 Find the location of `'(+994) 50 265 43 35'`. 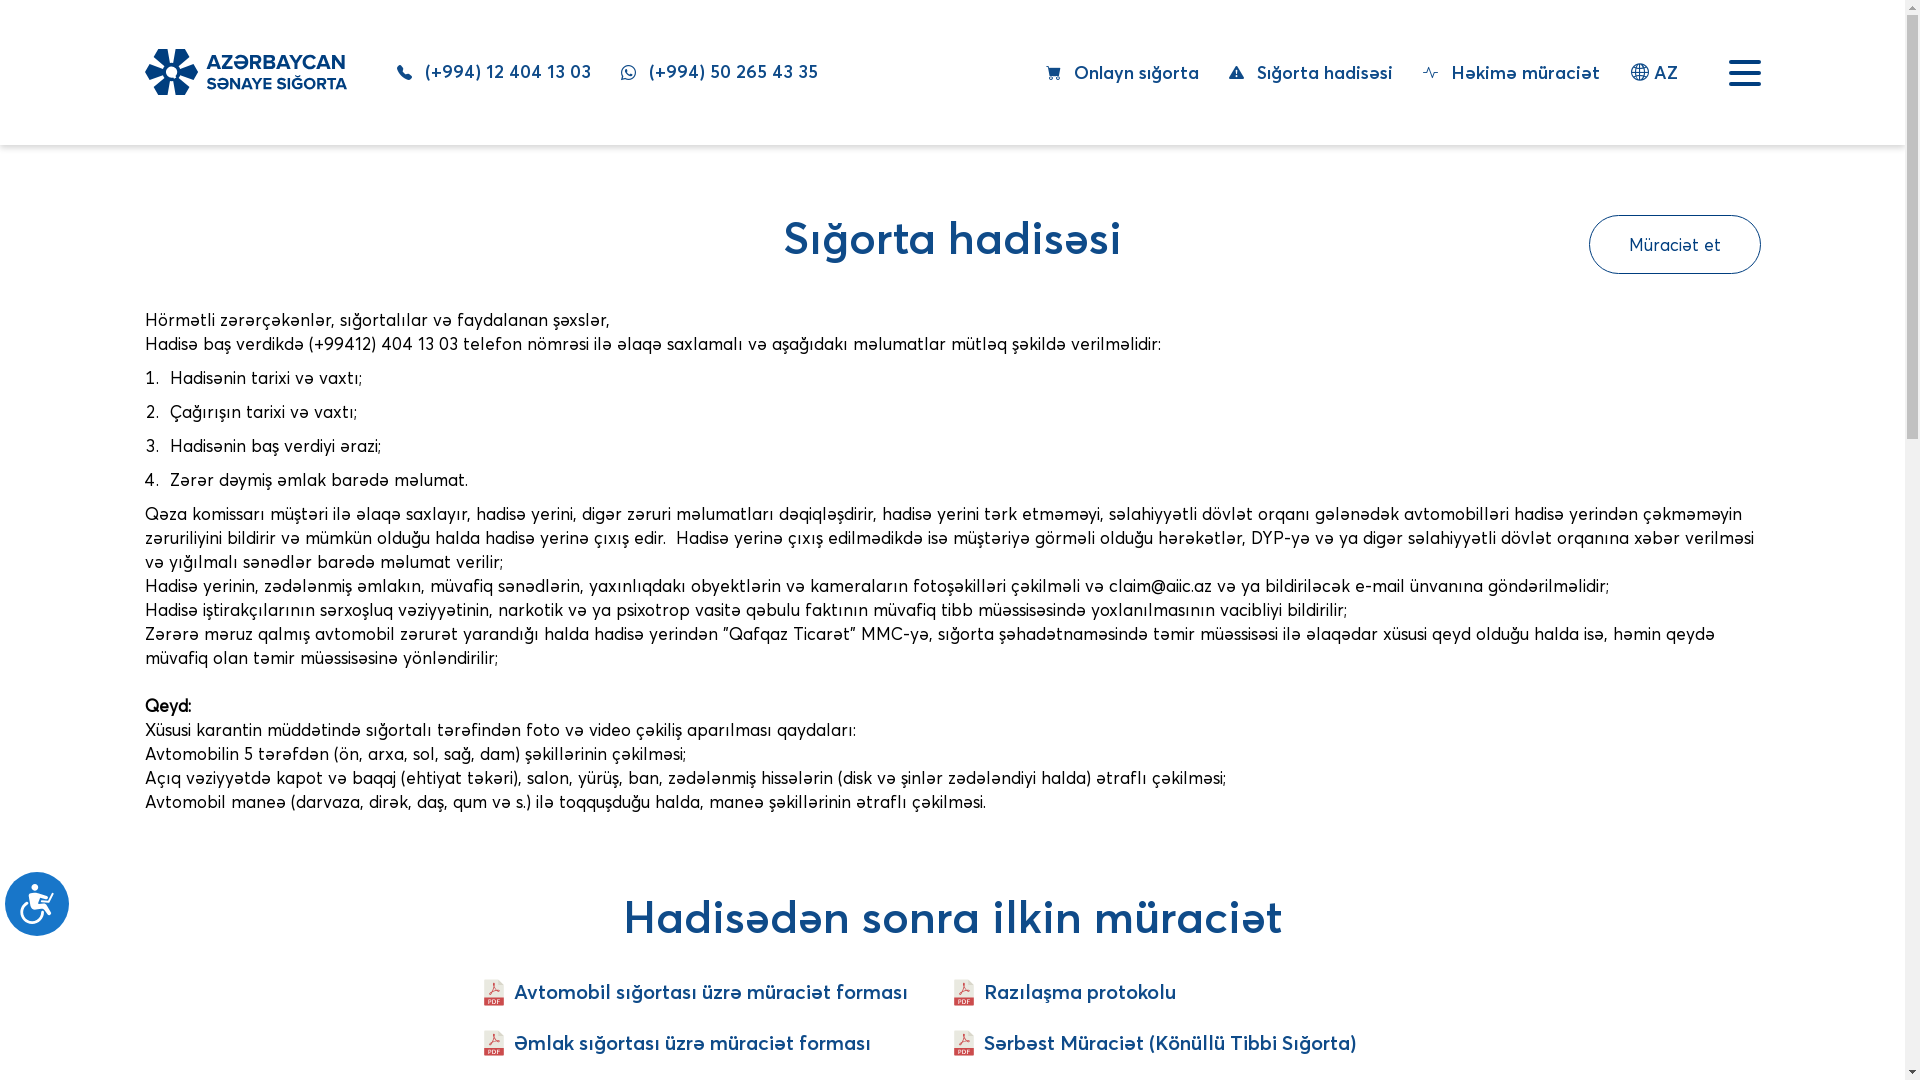

'(+994) 50 265 43 35' is located at coordinates (618, 71).